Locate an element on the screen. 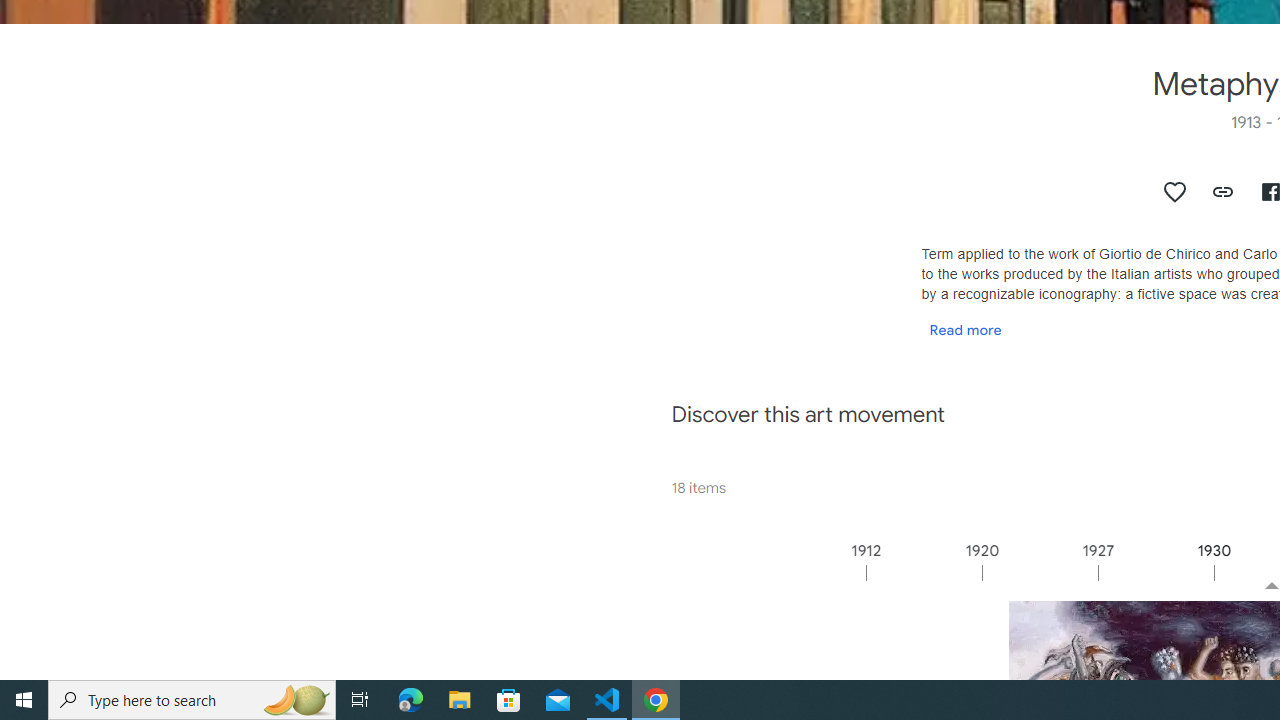  'Authenticate to favorite this asset.' is located at coordinates (1175, 191).